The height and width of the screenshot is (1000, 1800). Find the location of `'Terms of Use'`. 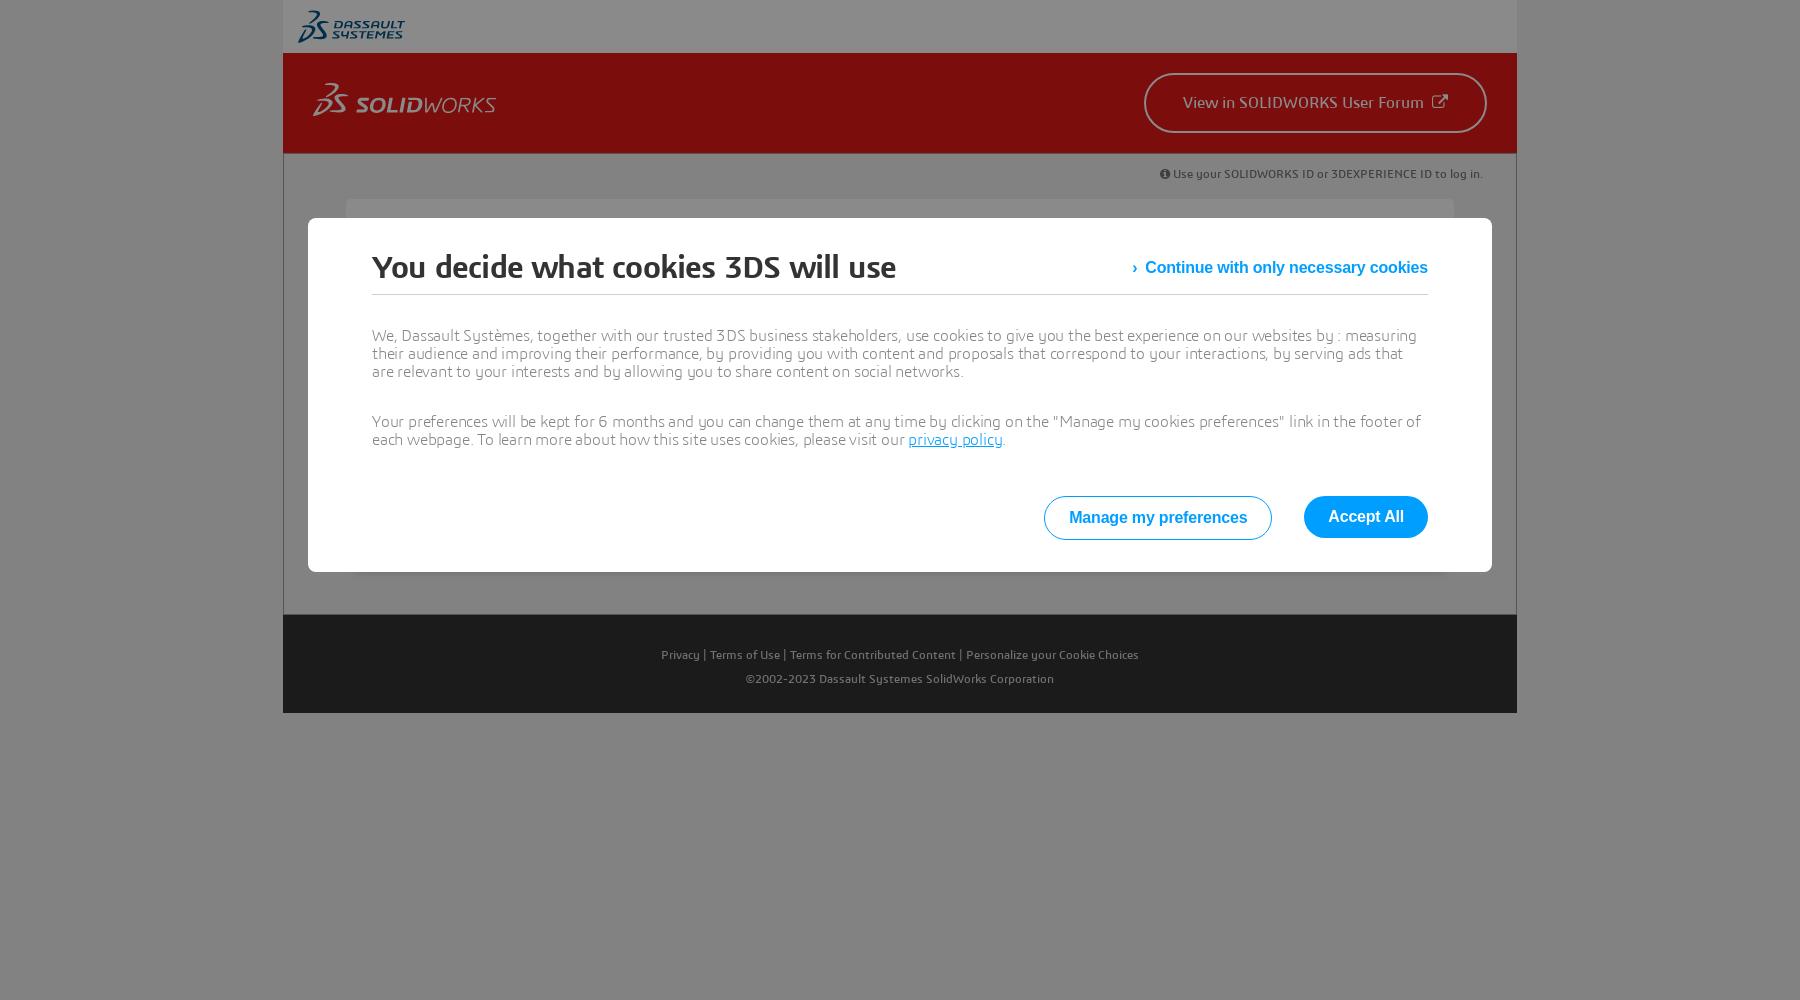

'Terms of Use' is located at coordinates (745, 654).